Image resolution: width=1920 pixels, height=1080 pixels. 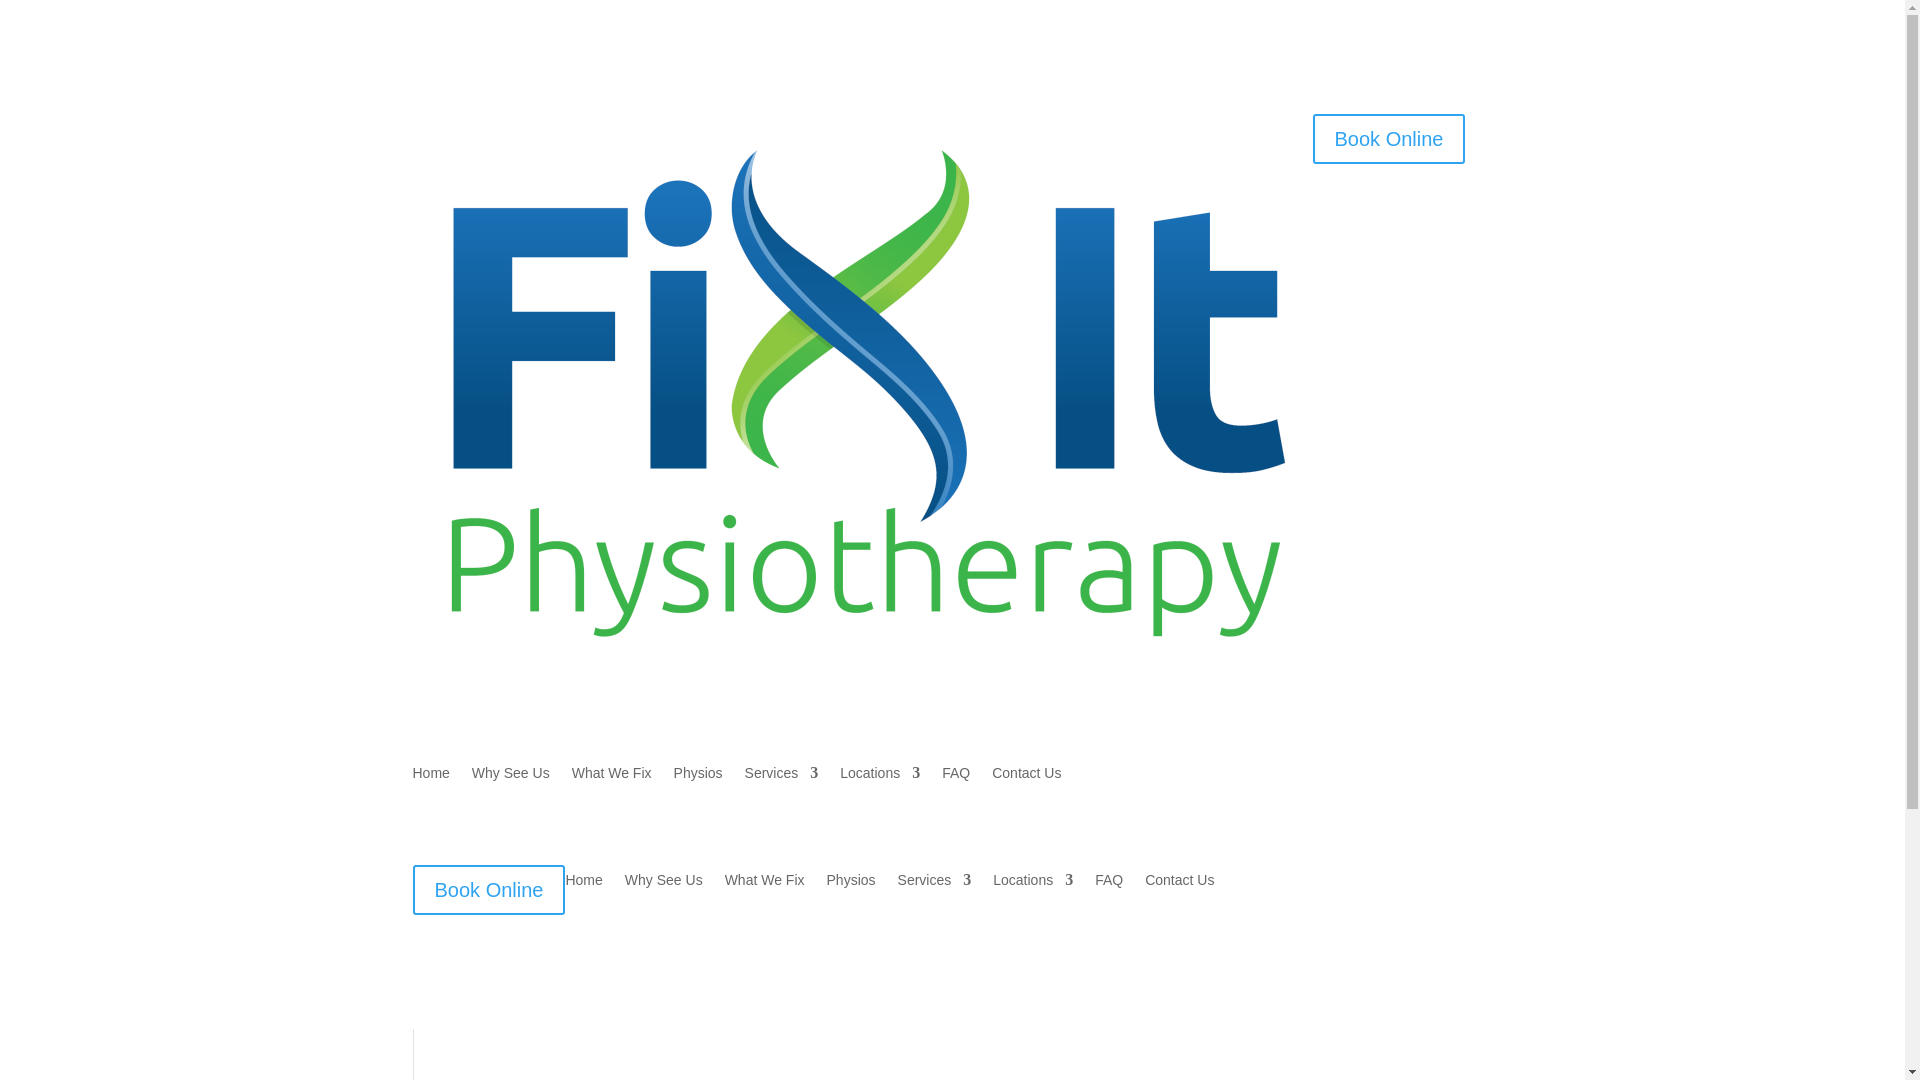 I want to click on 'Locations', so click(x=879, y=775).